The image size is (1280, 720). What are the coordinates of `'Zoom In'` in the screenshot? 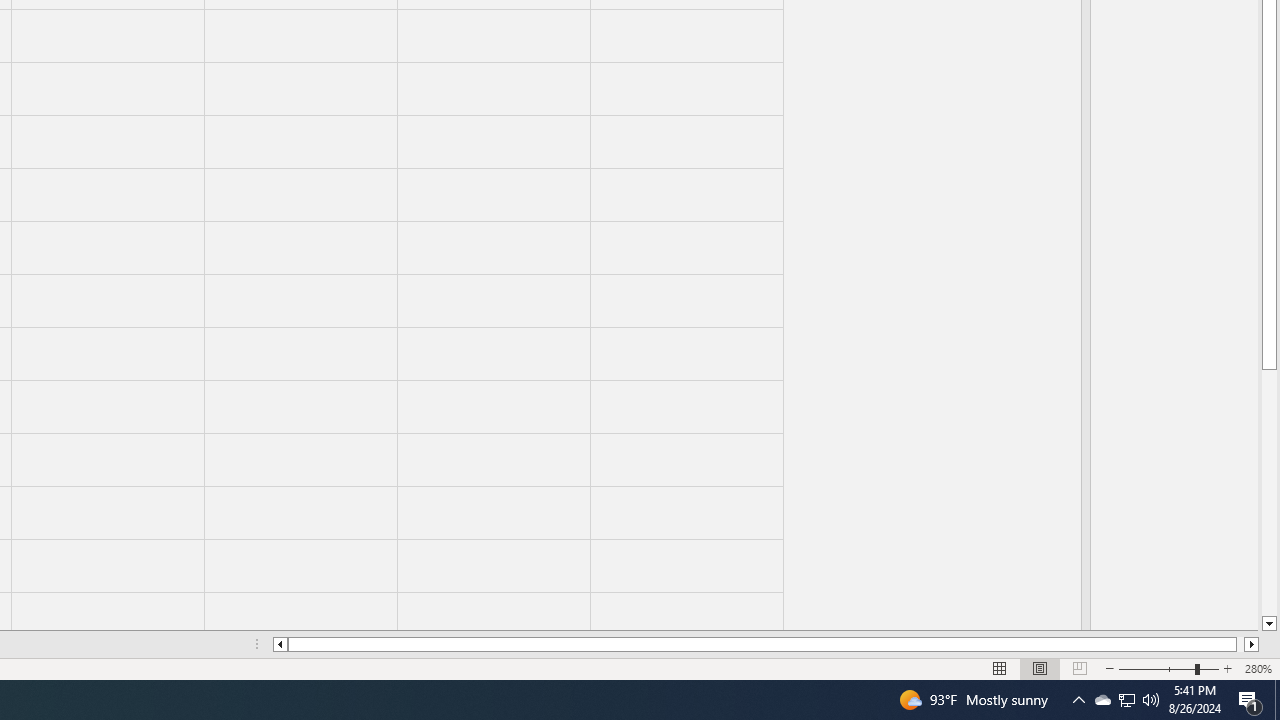 It's located at (1226, 669).